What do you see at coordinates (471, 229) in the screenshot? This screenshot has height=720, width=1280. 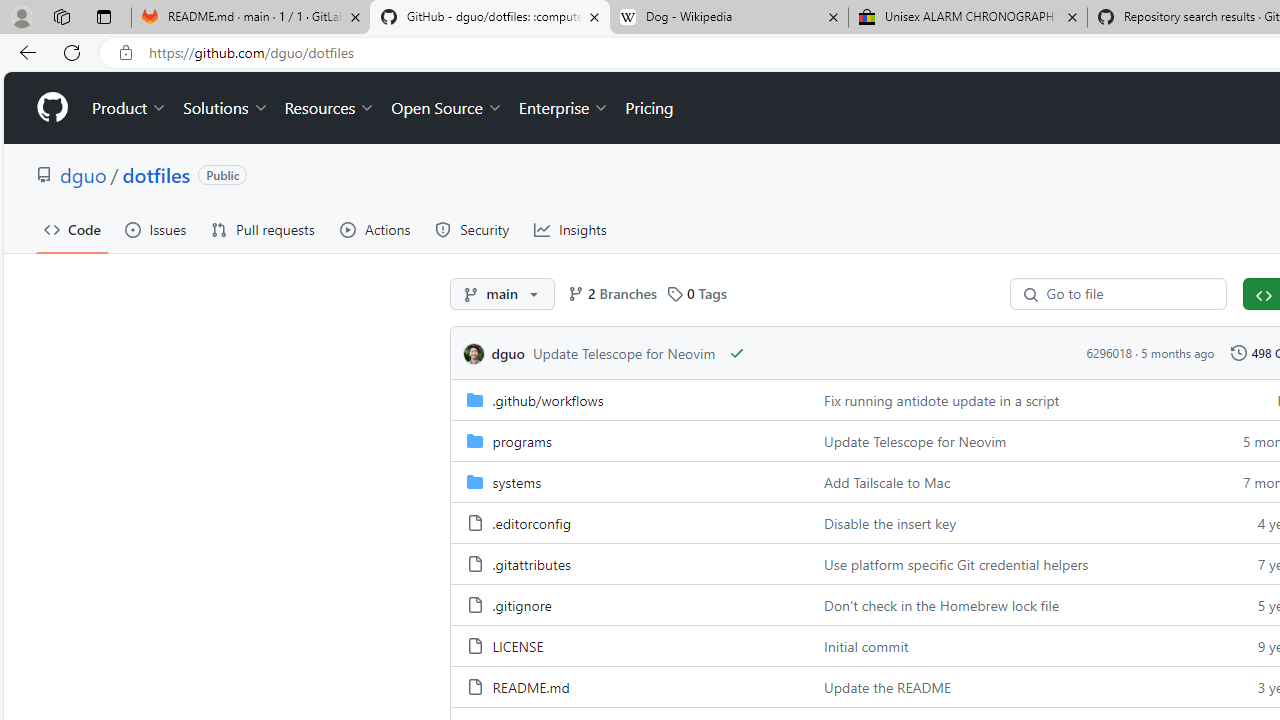 I see `'Security'` at bounding box center [471, 229].